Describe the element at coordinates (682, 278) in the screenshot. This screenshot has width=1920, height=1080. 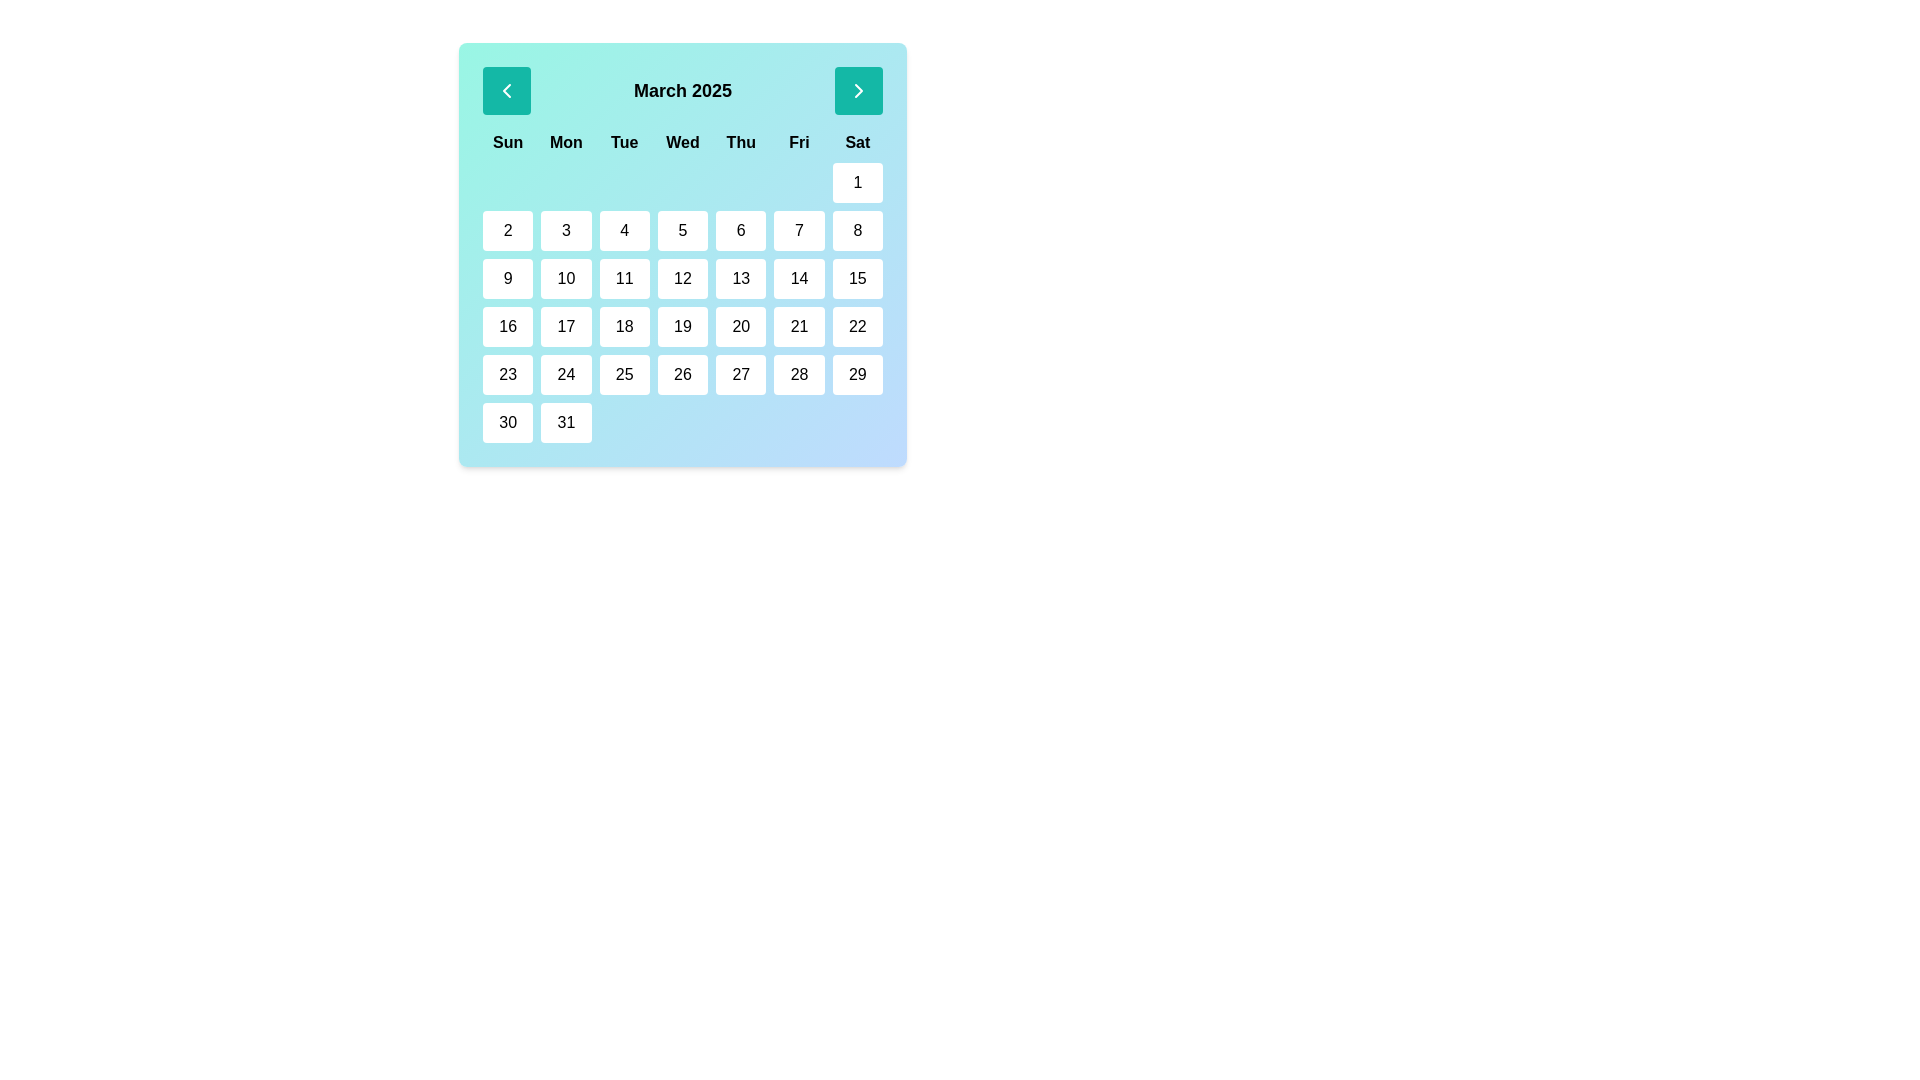
I see `the button representing the 12th day of the month in the calendar interface` at that location.